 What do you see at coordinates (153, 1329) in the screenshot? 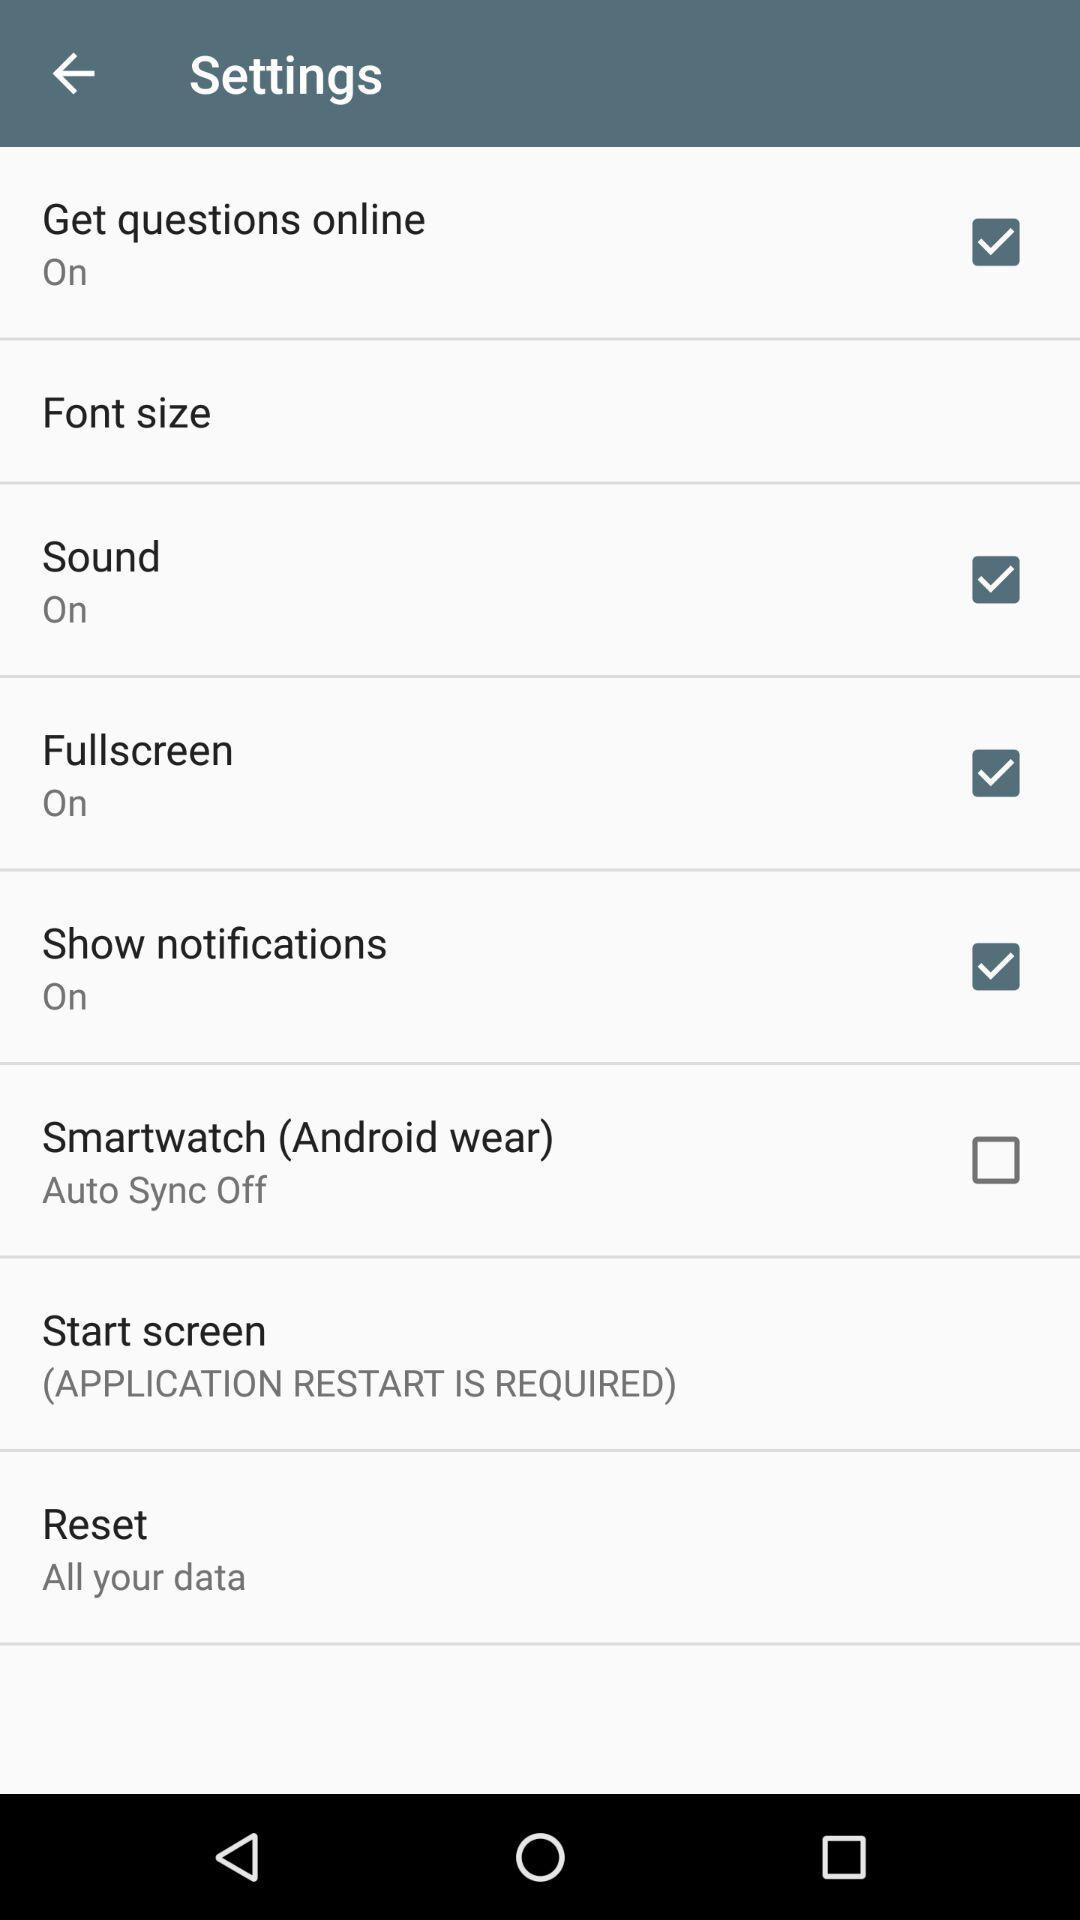
I see `start screen icon` at bounding box center [153, 1329].